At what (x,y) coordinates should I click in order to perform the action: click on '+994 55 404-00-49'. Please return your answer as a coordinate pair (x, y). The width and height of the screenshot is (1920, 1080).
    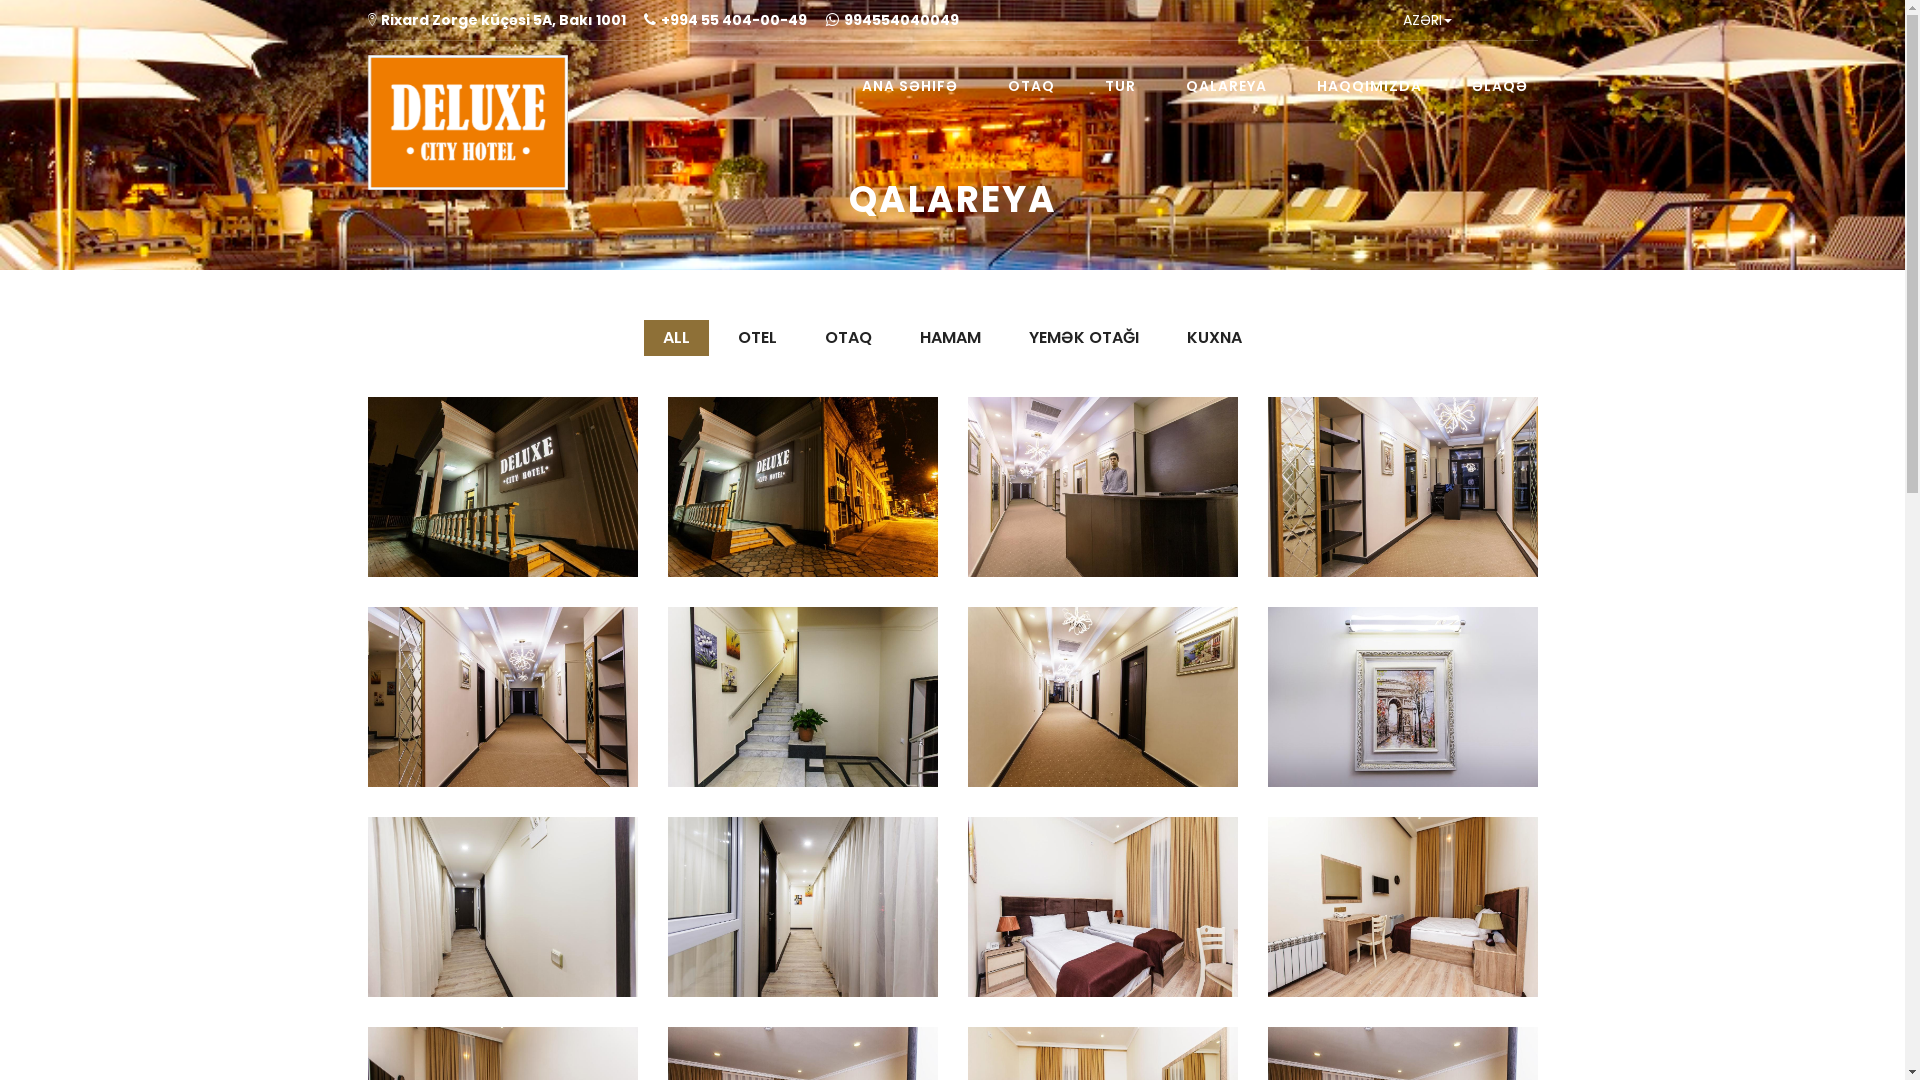
    Looking at the image, I should click on (724, 19).